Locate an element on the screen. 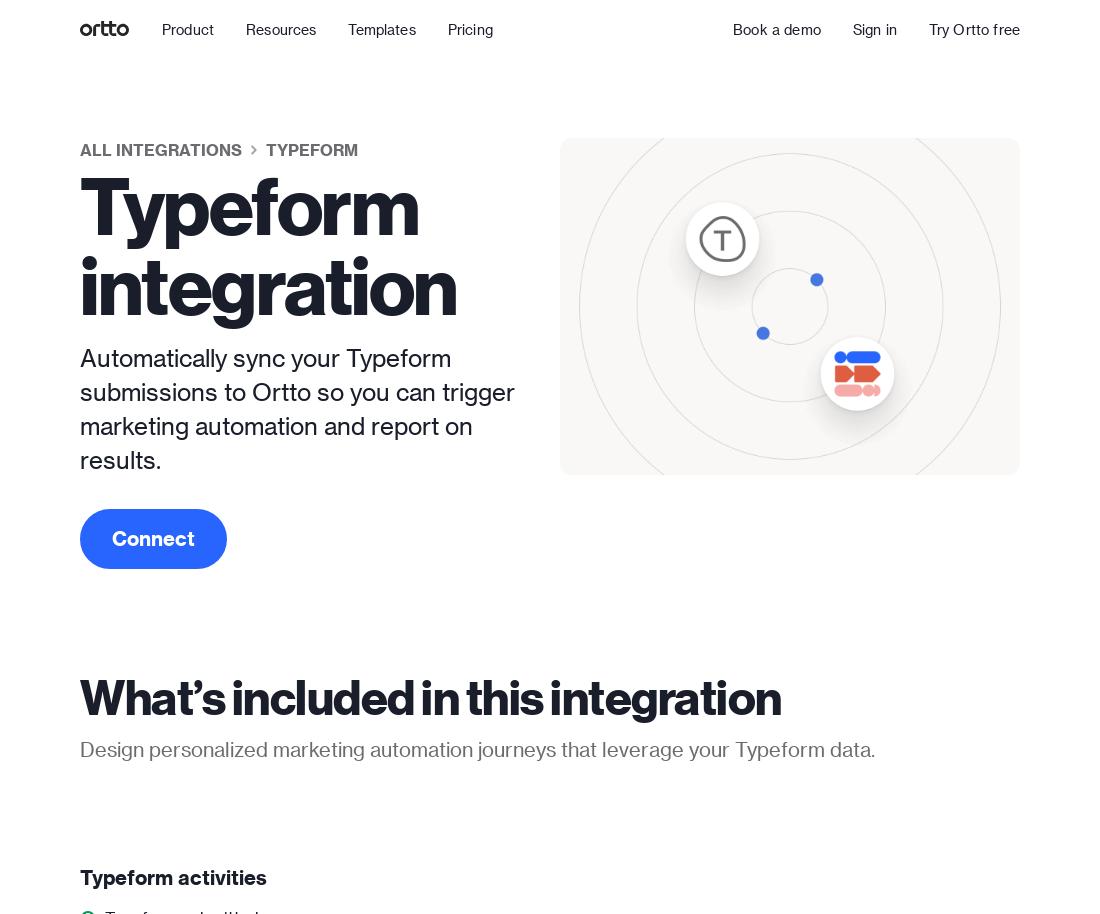  'Design personalized marketing automation journeys that leverage your Typeform data.' is located at coordinates (476, 749).